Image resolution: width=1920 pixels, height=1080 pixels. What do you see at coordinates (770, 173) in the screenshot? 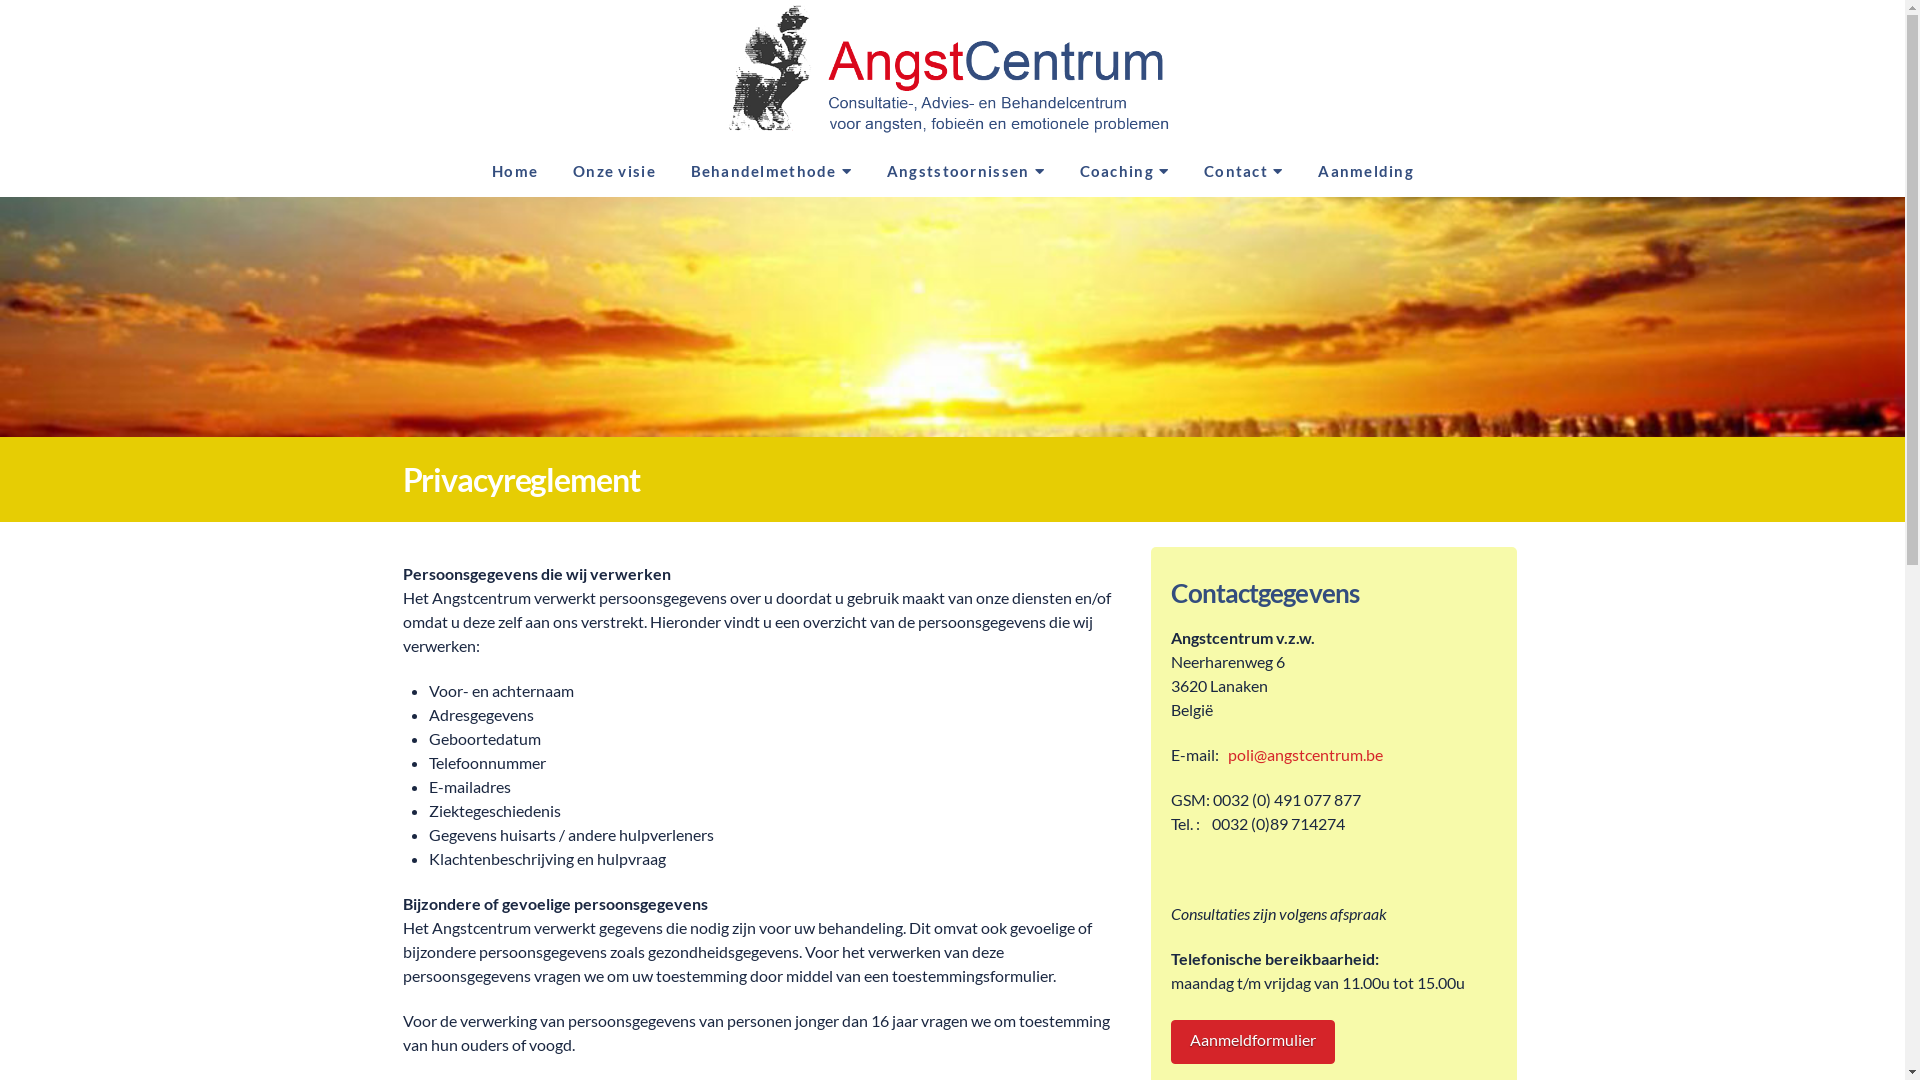
I see `'Behandelmethode'` at bounding box center [770, 173].